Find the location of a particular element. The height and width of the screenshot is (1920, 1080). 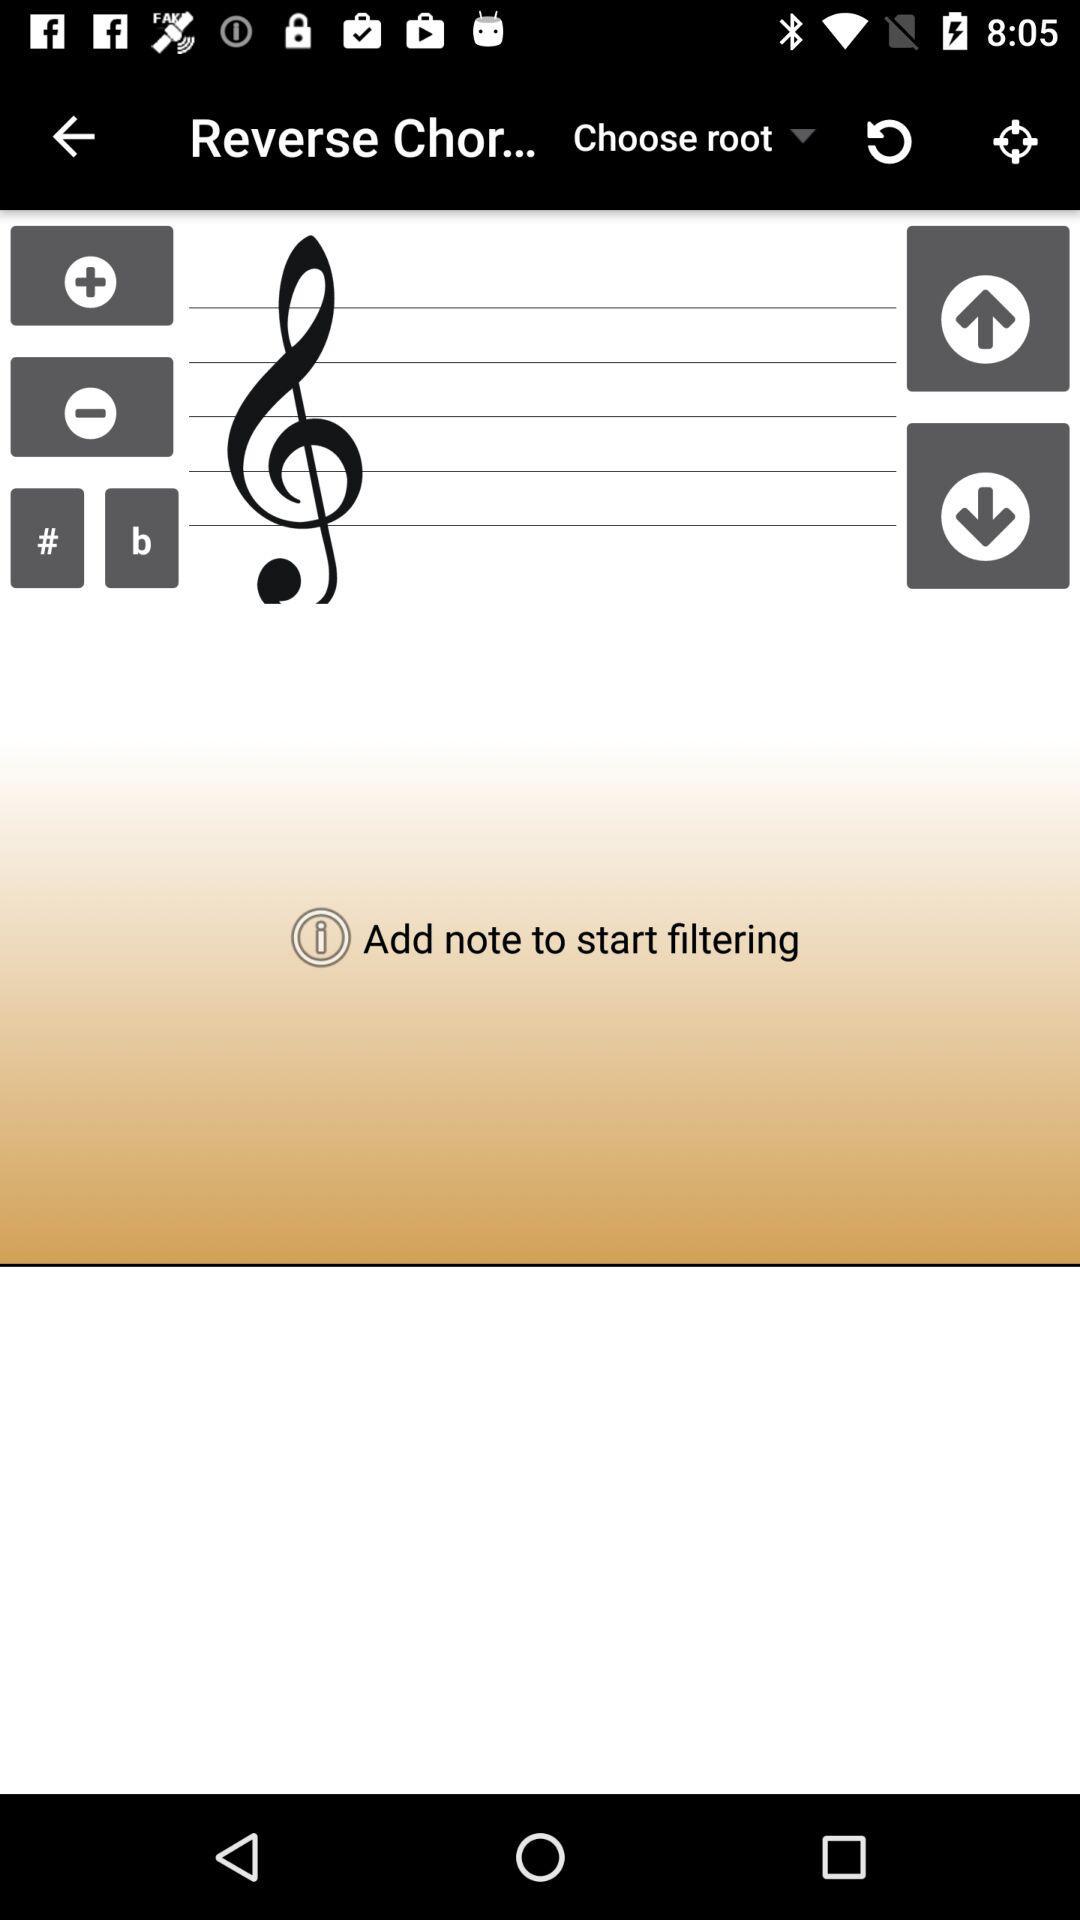

zoom out is located at coordinates (91, 405).